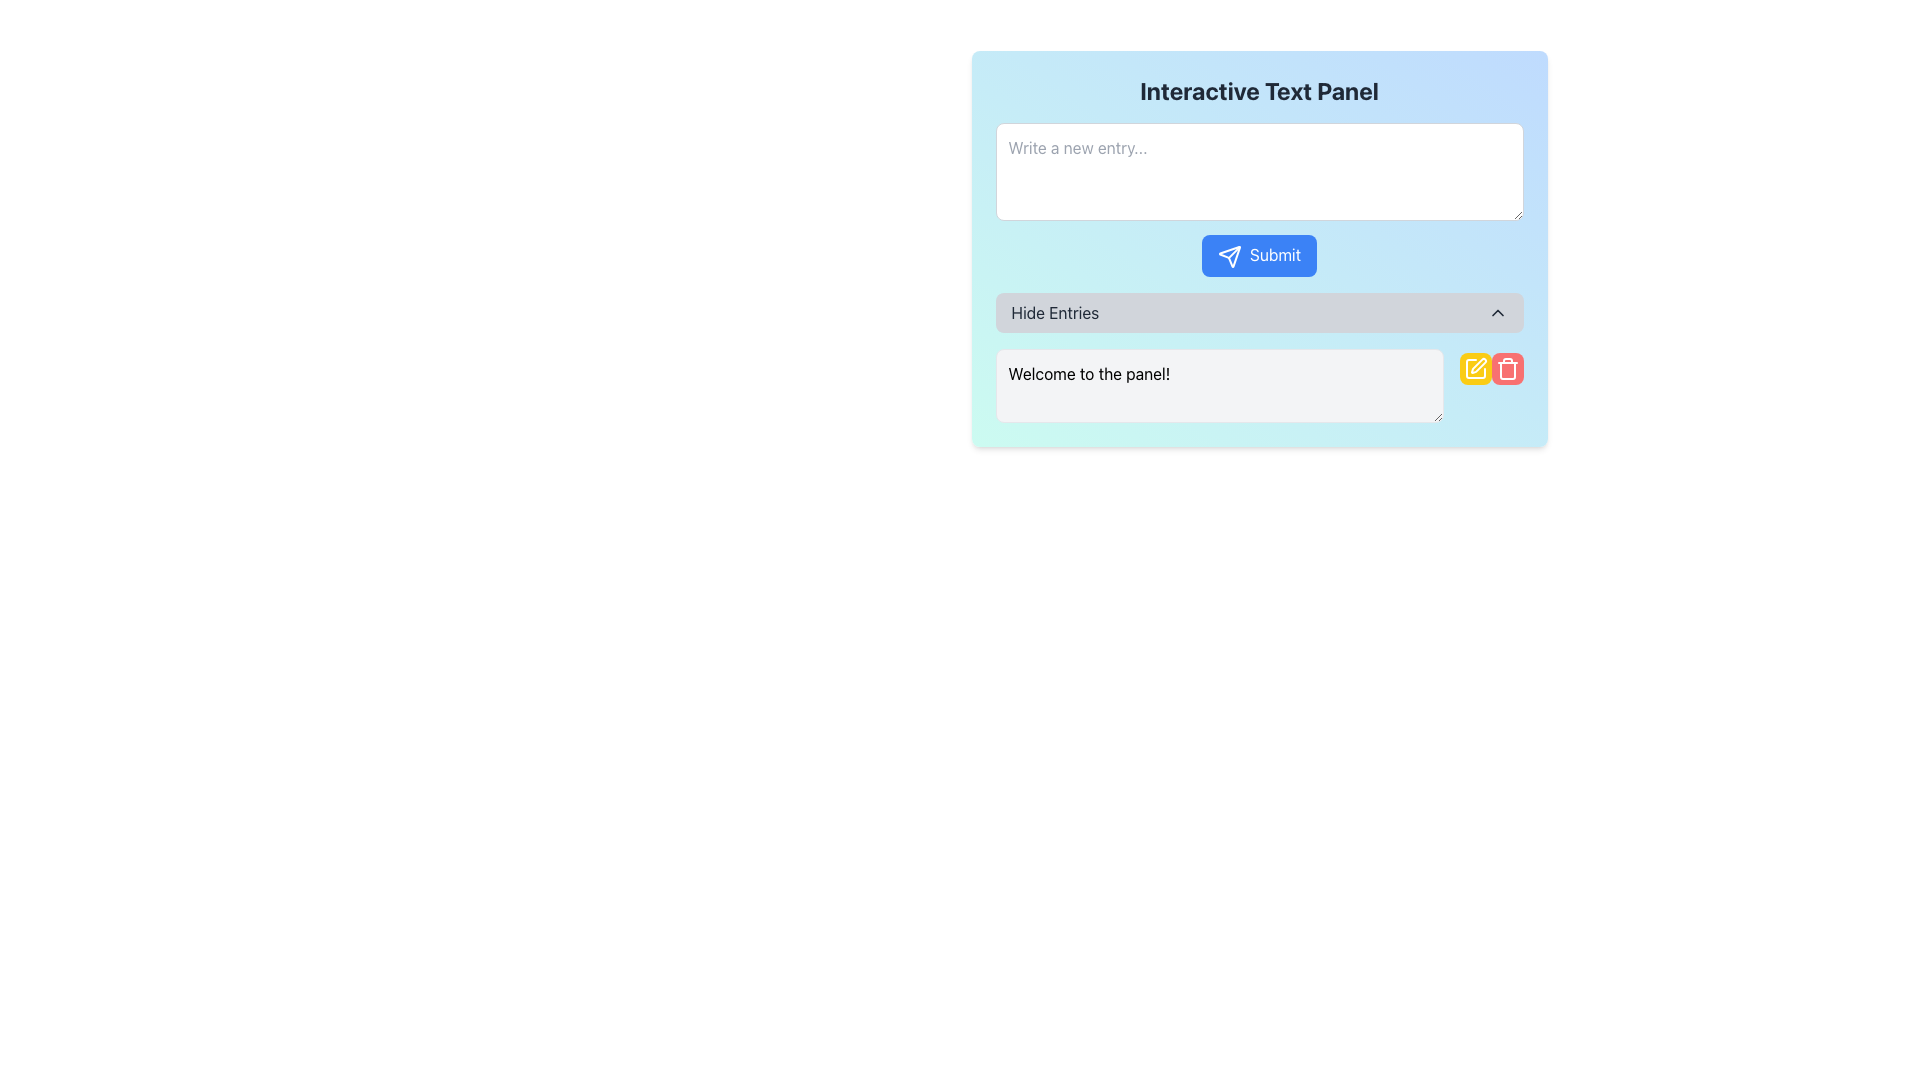 Image resolution: width=1920 pixels, height=1080 pixels. What do you see at coordinates (1258, 91) in the screenshot?
I see `the Text Label that serves as the descriptive heading for the panel below it` at bounding box center [1258, 91].